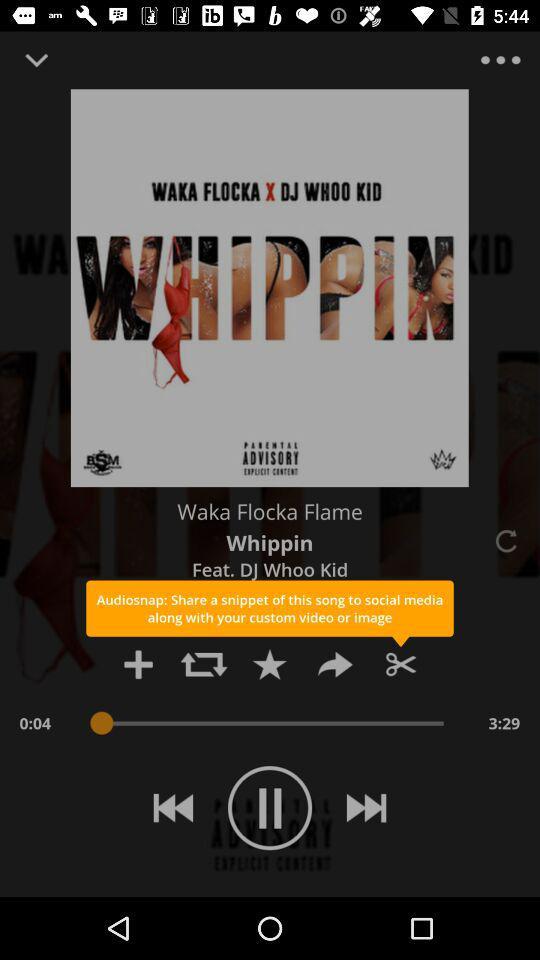  I want to click on the pause icon, so click(270, 808).